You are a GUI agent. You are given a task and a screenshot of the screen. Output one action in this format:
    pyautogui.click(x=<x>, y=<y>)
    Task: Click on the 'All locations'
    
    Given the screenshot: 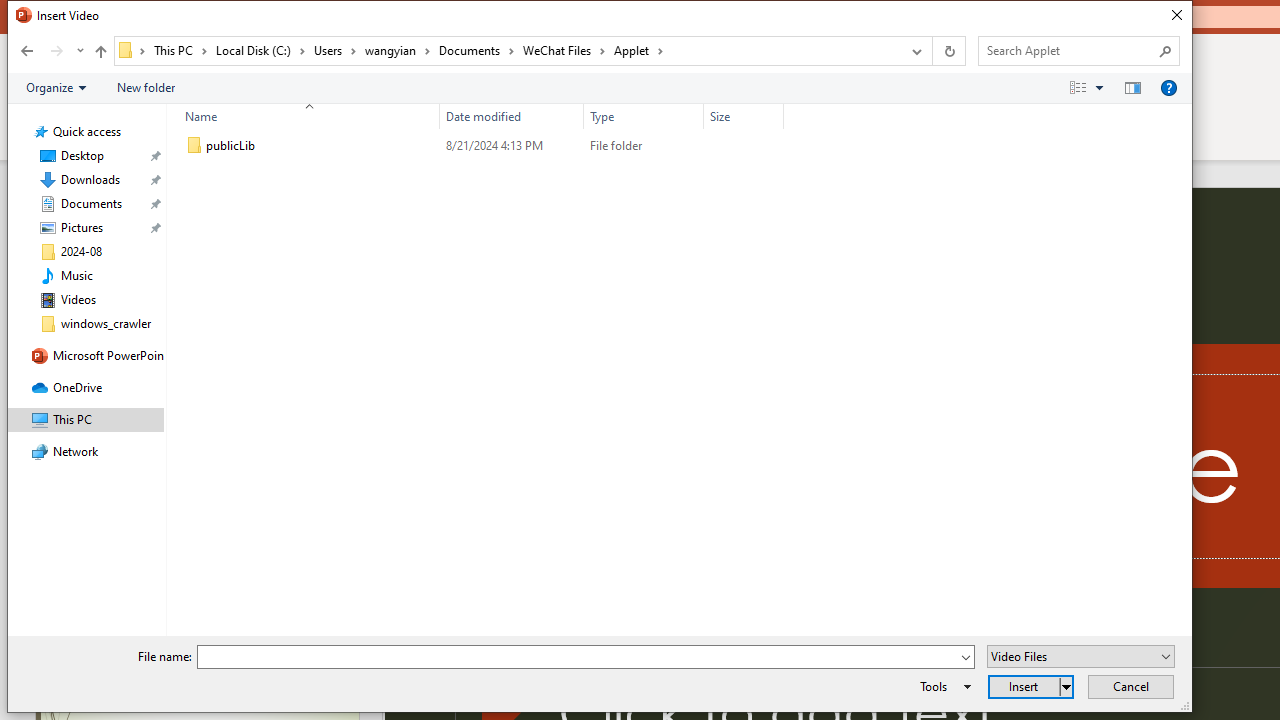 What is the action you would take?
    pyautogui.click(x=131, y=49)
    